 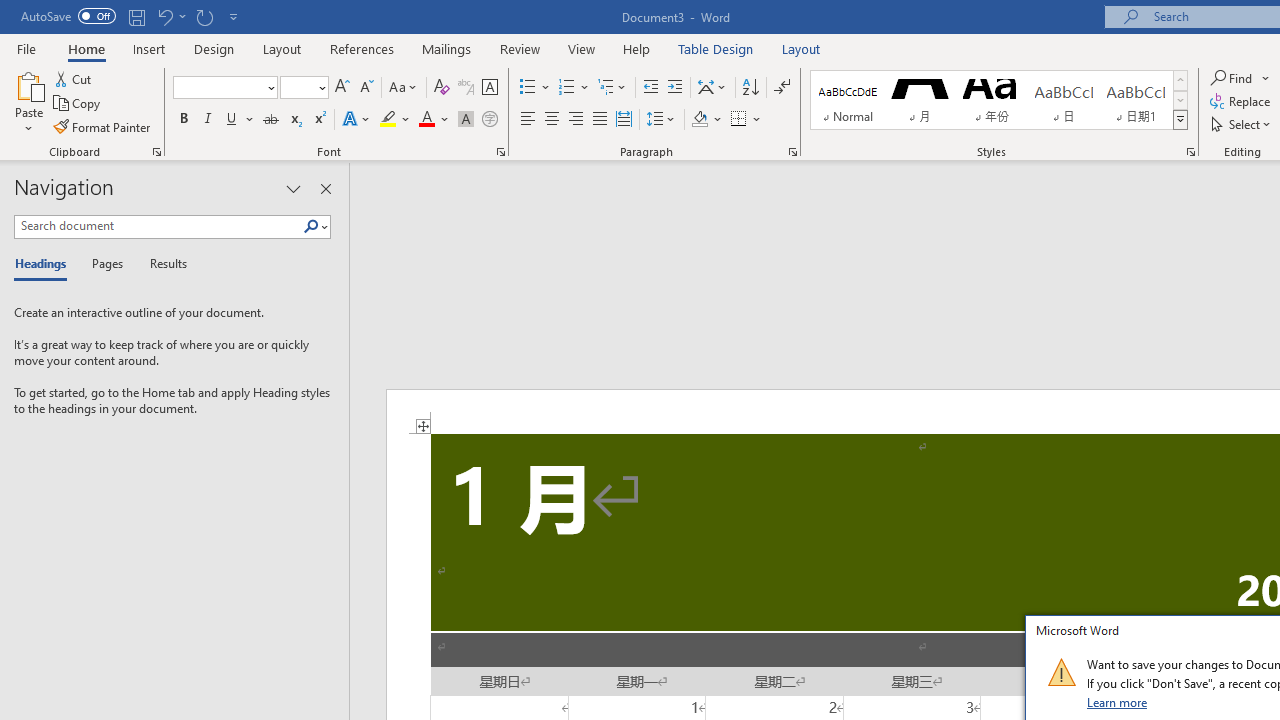 I want to click on 'AutomationID: QuickStylesGallery', so click(x=999, y=100).